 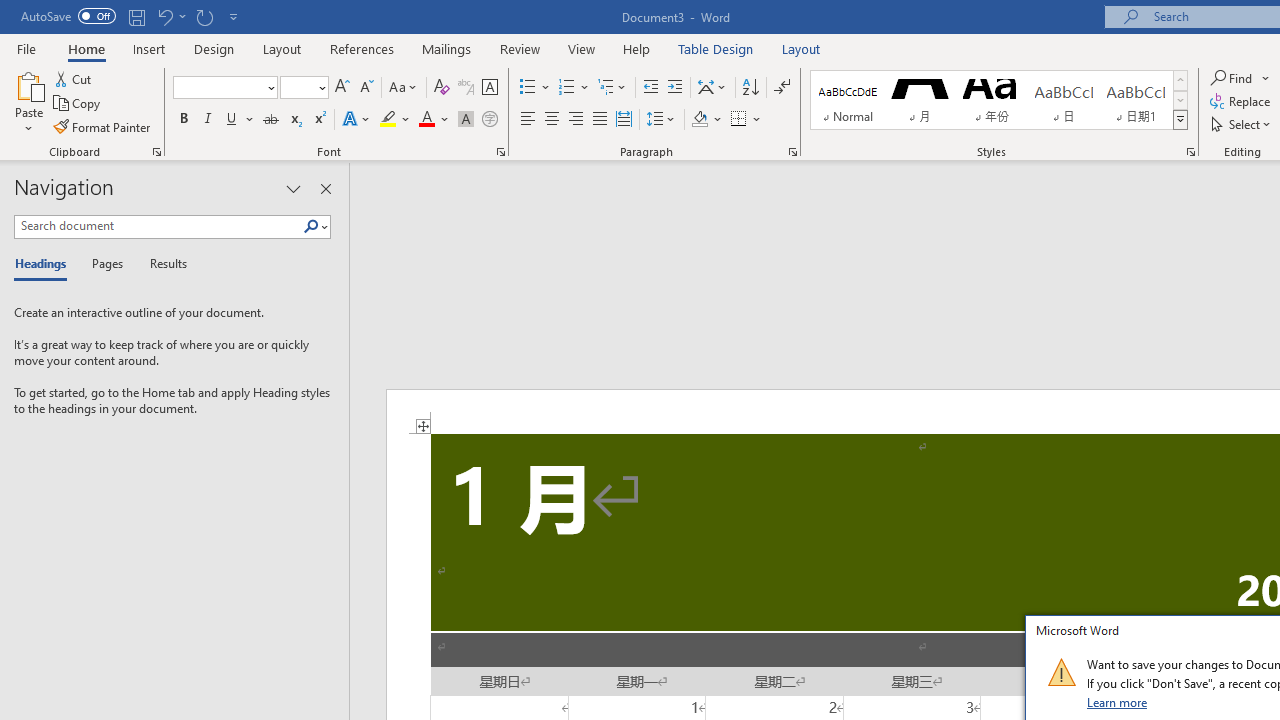 I want to click on 'AutomationID: QuickStylesGallery', so click(x=999, y=100).